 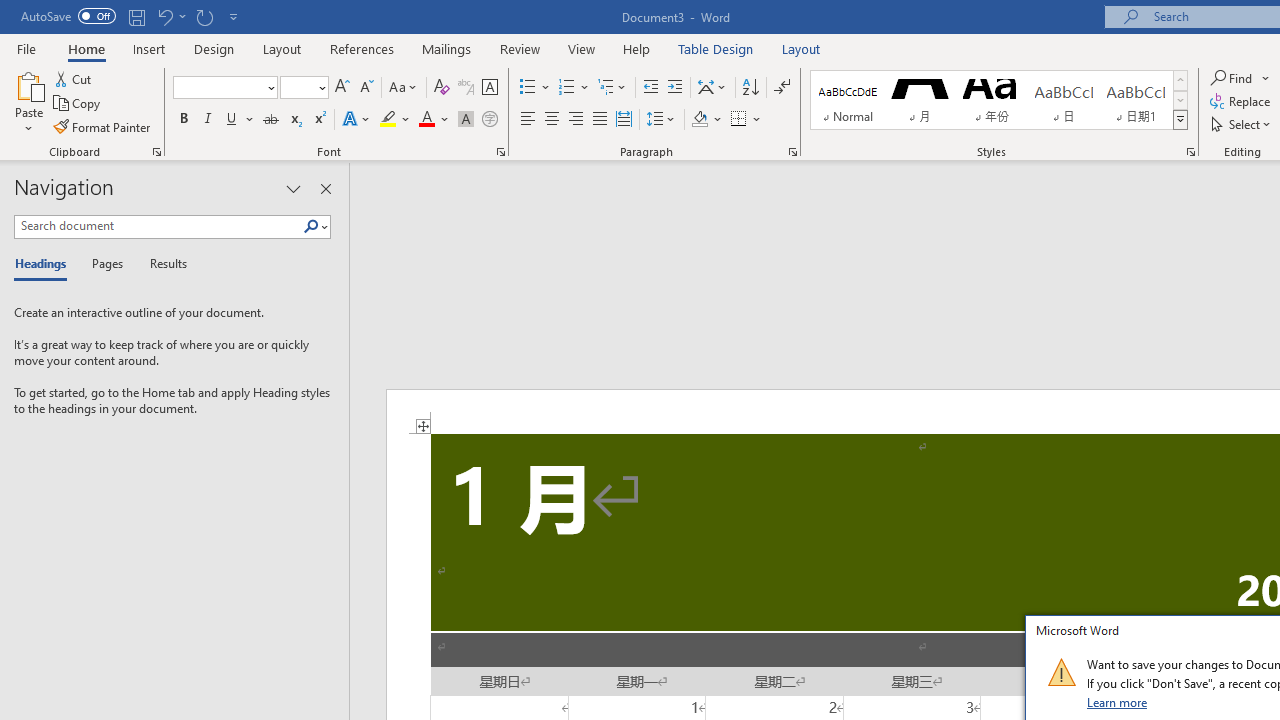 I want to click on 'AutomationID: QuickStylesGallery', so click(x=999, y=100).